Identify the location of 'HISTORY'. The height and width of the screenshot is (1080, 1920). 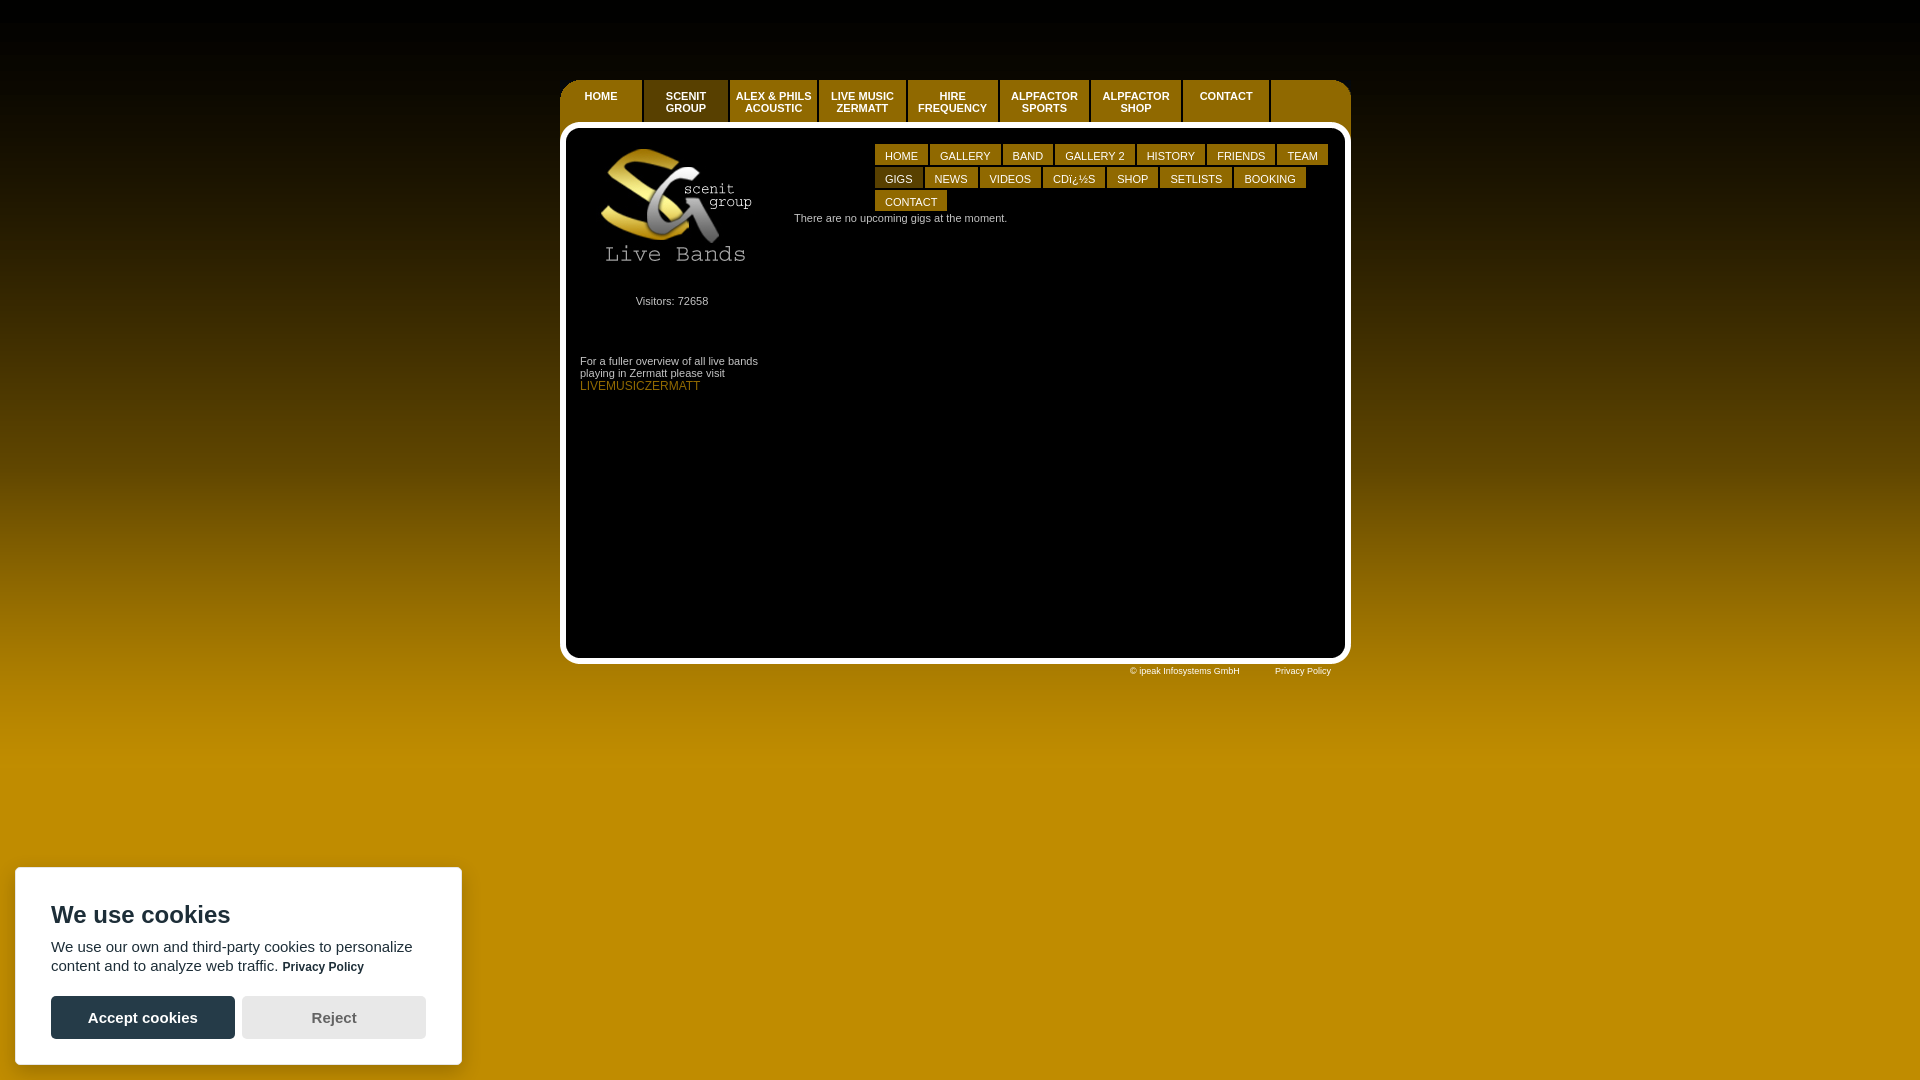
(1171, 154).